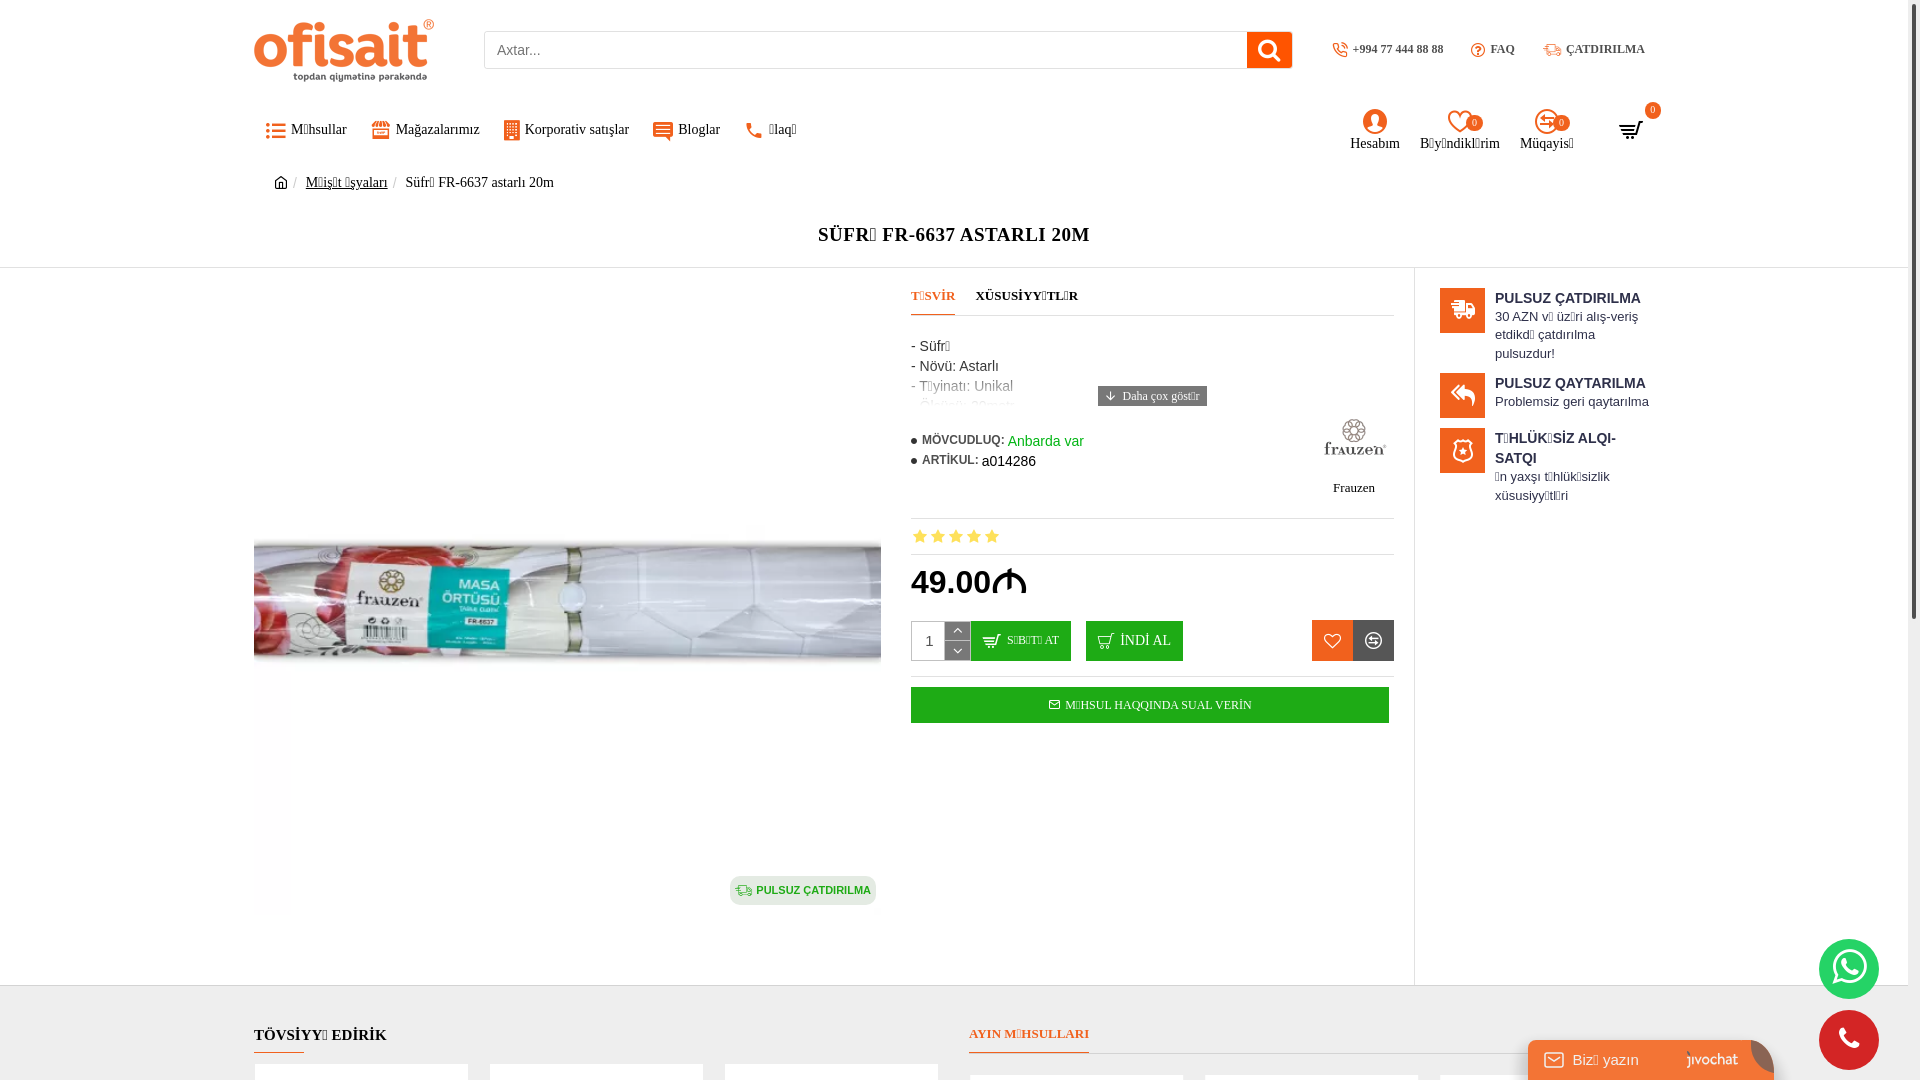 Image resolution: width=1920 pixels, height=1080 pixels. I want to click on 'FAQ', so click(1492, 48).